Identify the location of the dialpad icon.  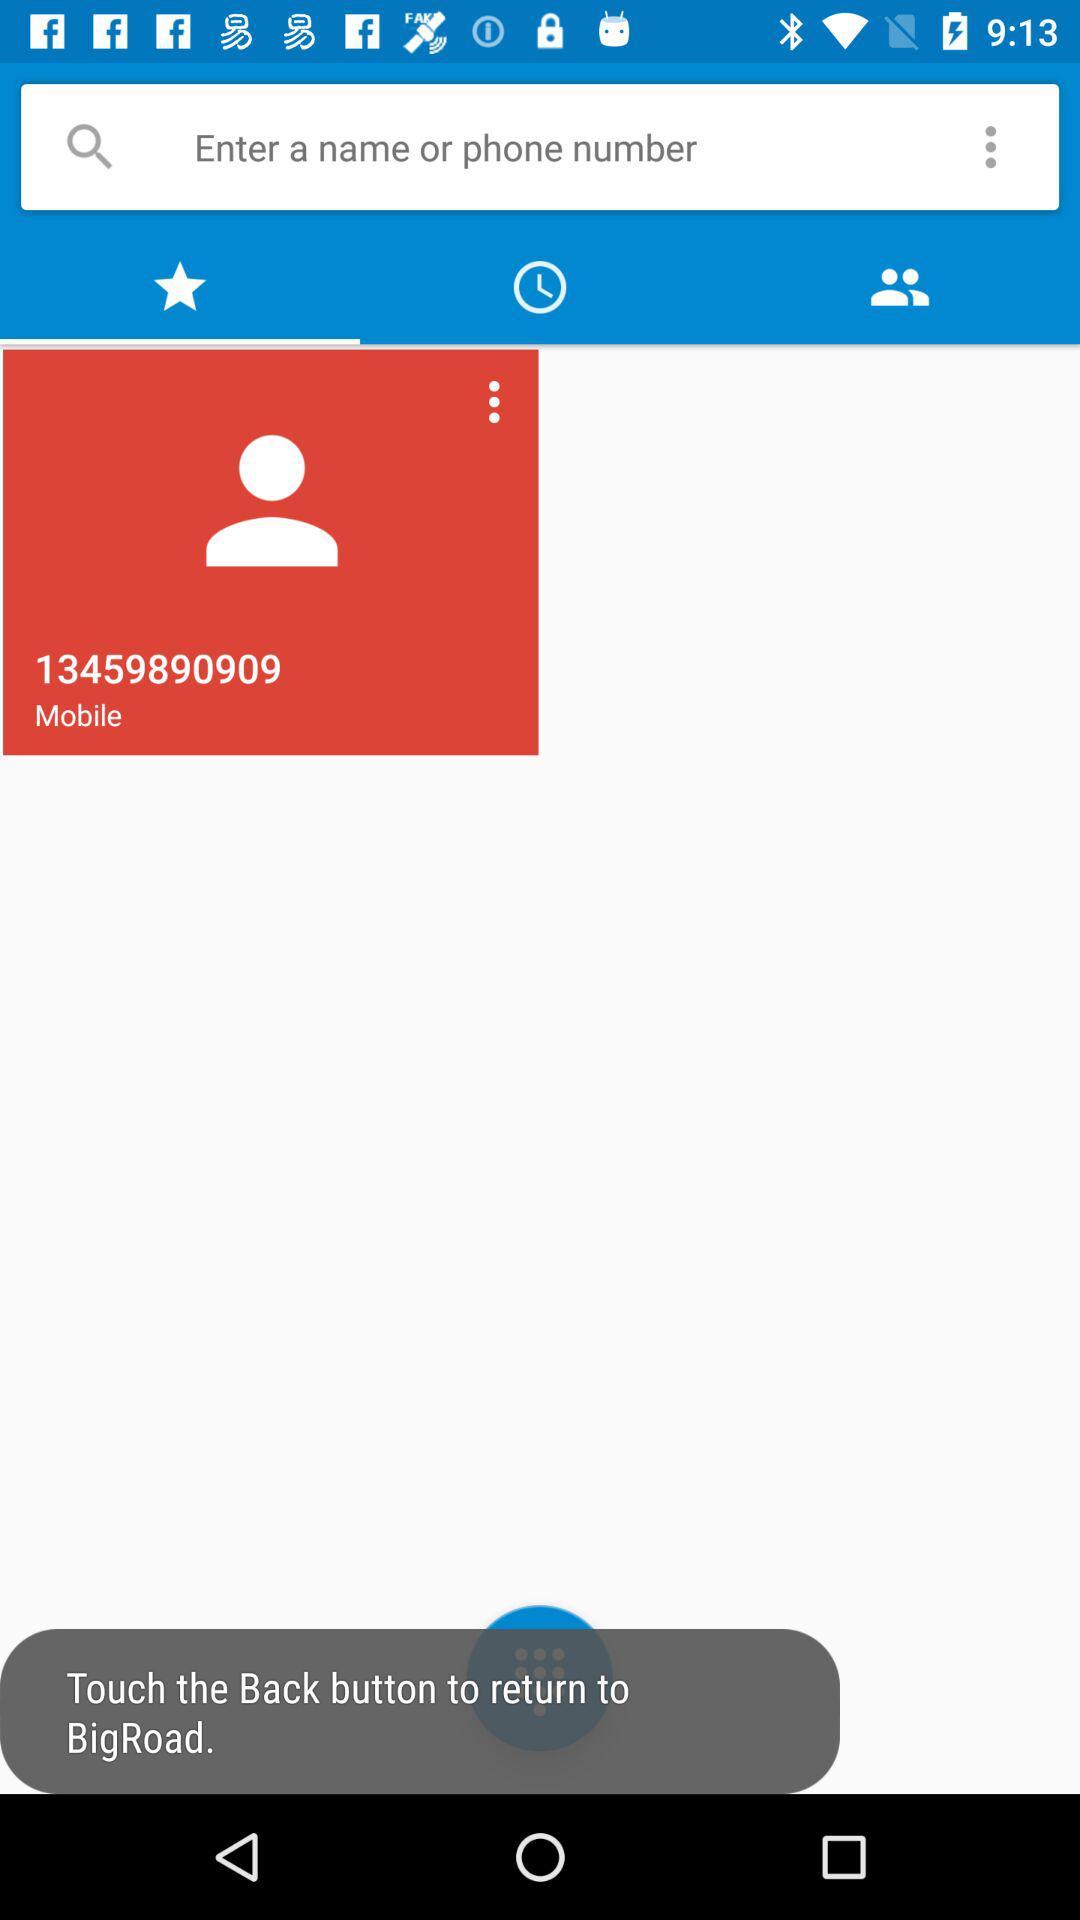
(540, 1678).